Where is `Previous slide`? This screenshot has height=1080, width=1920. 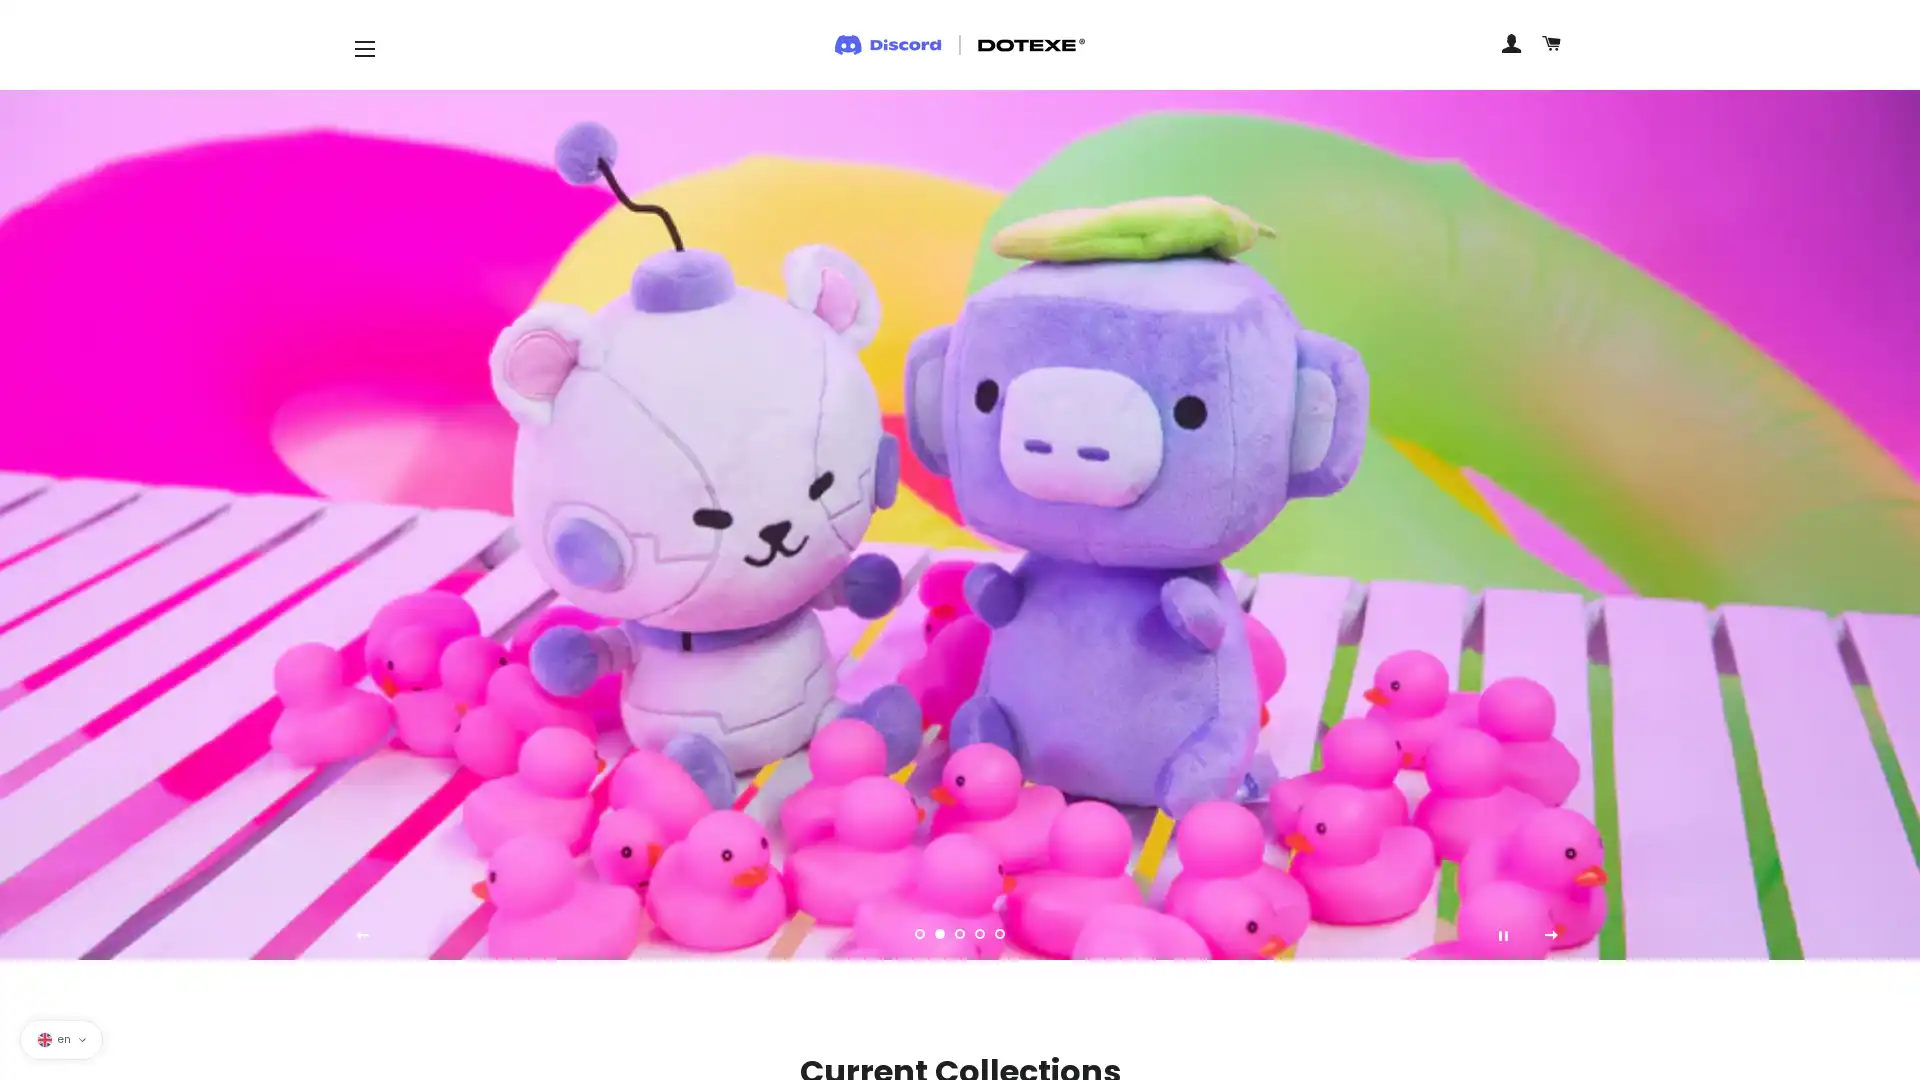
Previous slide is located at coordinates (361, 934).